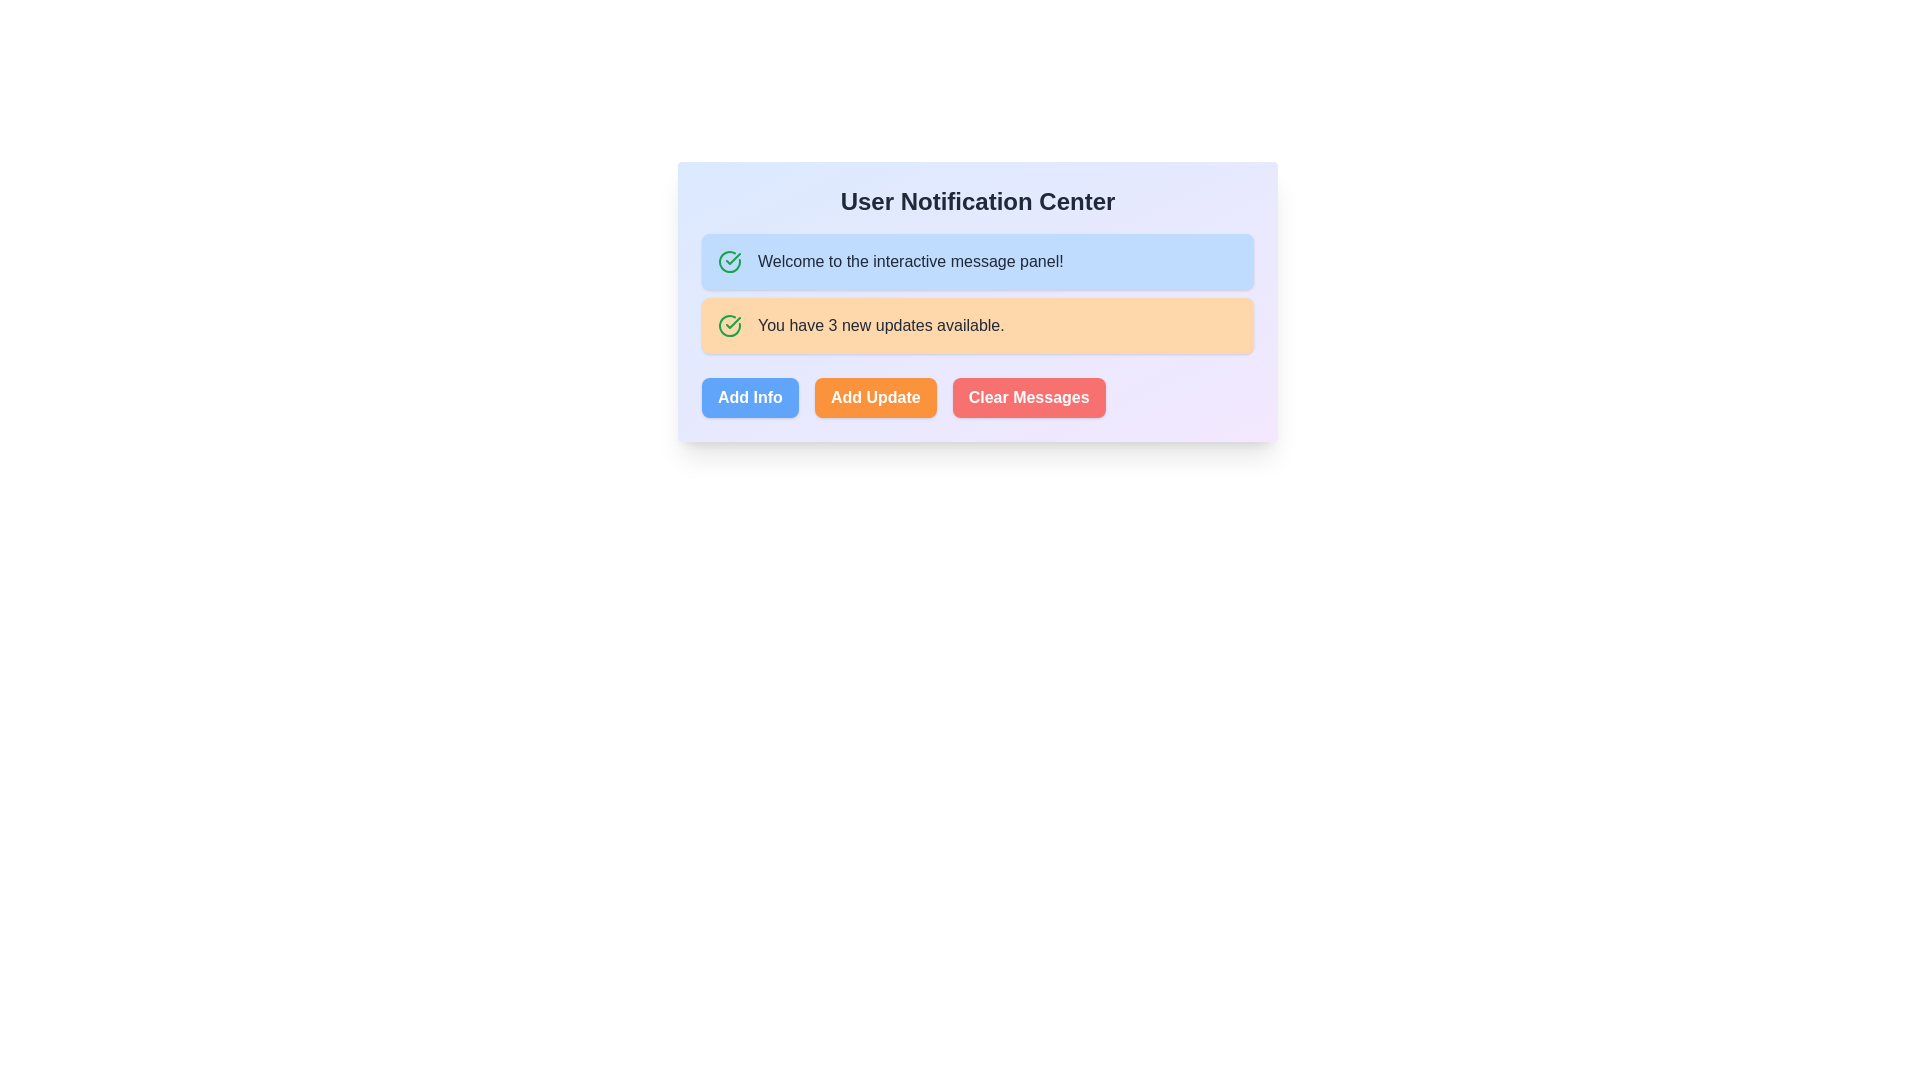 Image resolution: width=1920 pixels, height=1080 pixels. Describe the element at coordinates (749, 397) in the screenshot. I see `the 'Add Info' button, which is a rectangular button with bold white text on a blue background, located at the bottom of the notification panel` at that location.